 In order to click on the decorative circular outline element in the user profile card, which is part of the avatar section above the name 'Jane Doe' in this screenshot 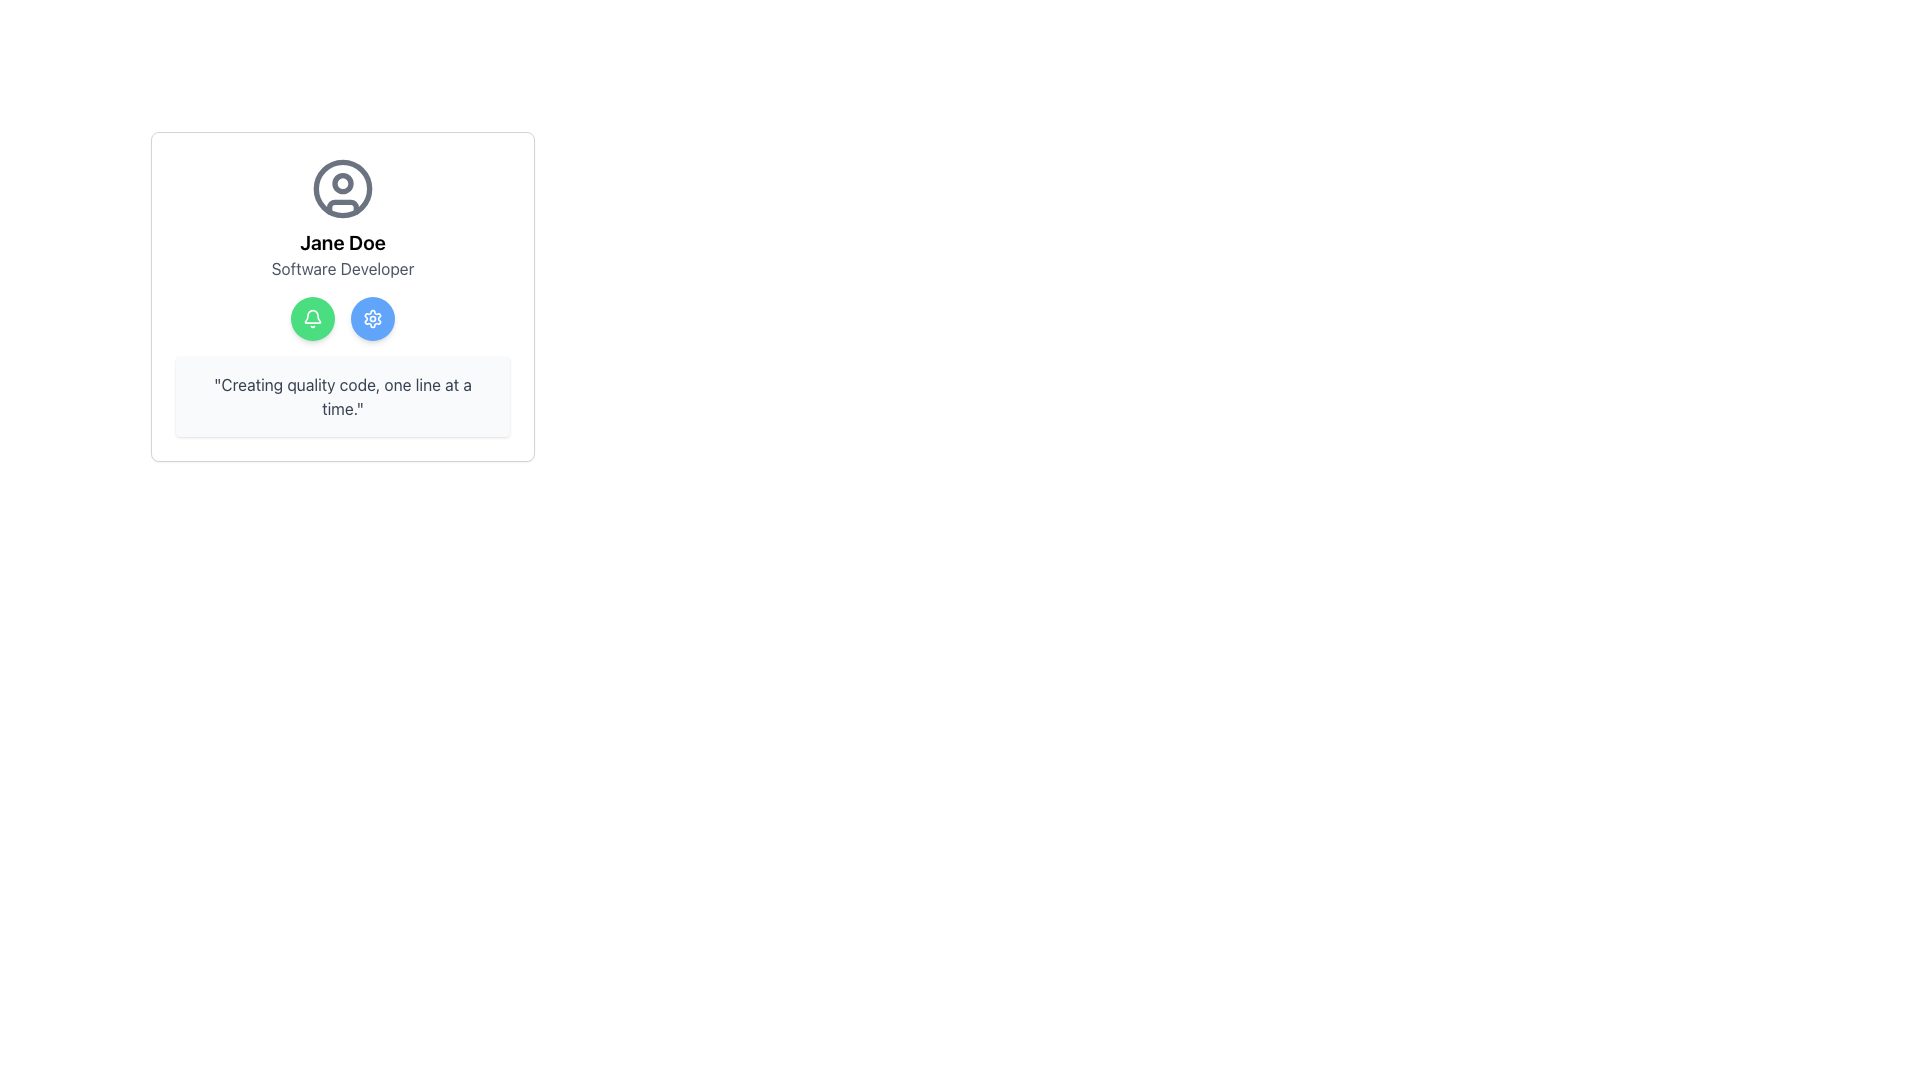, I will do `click(342, 189)`.